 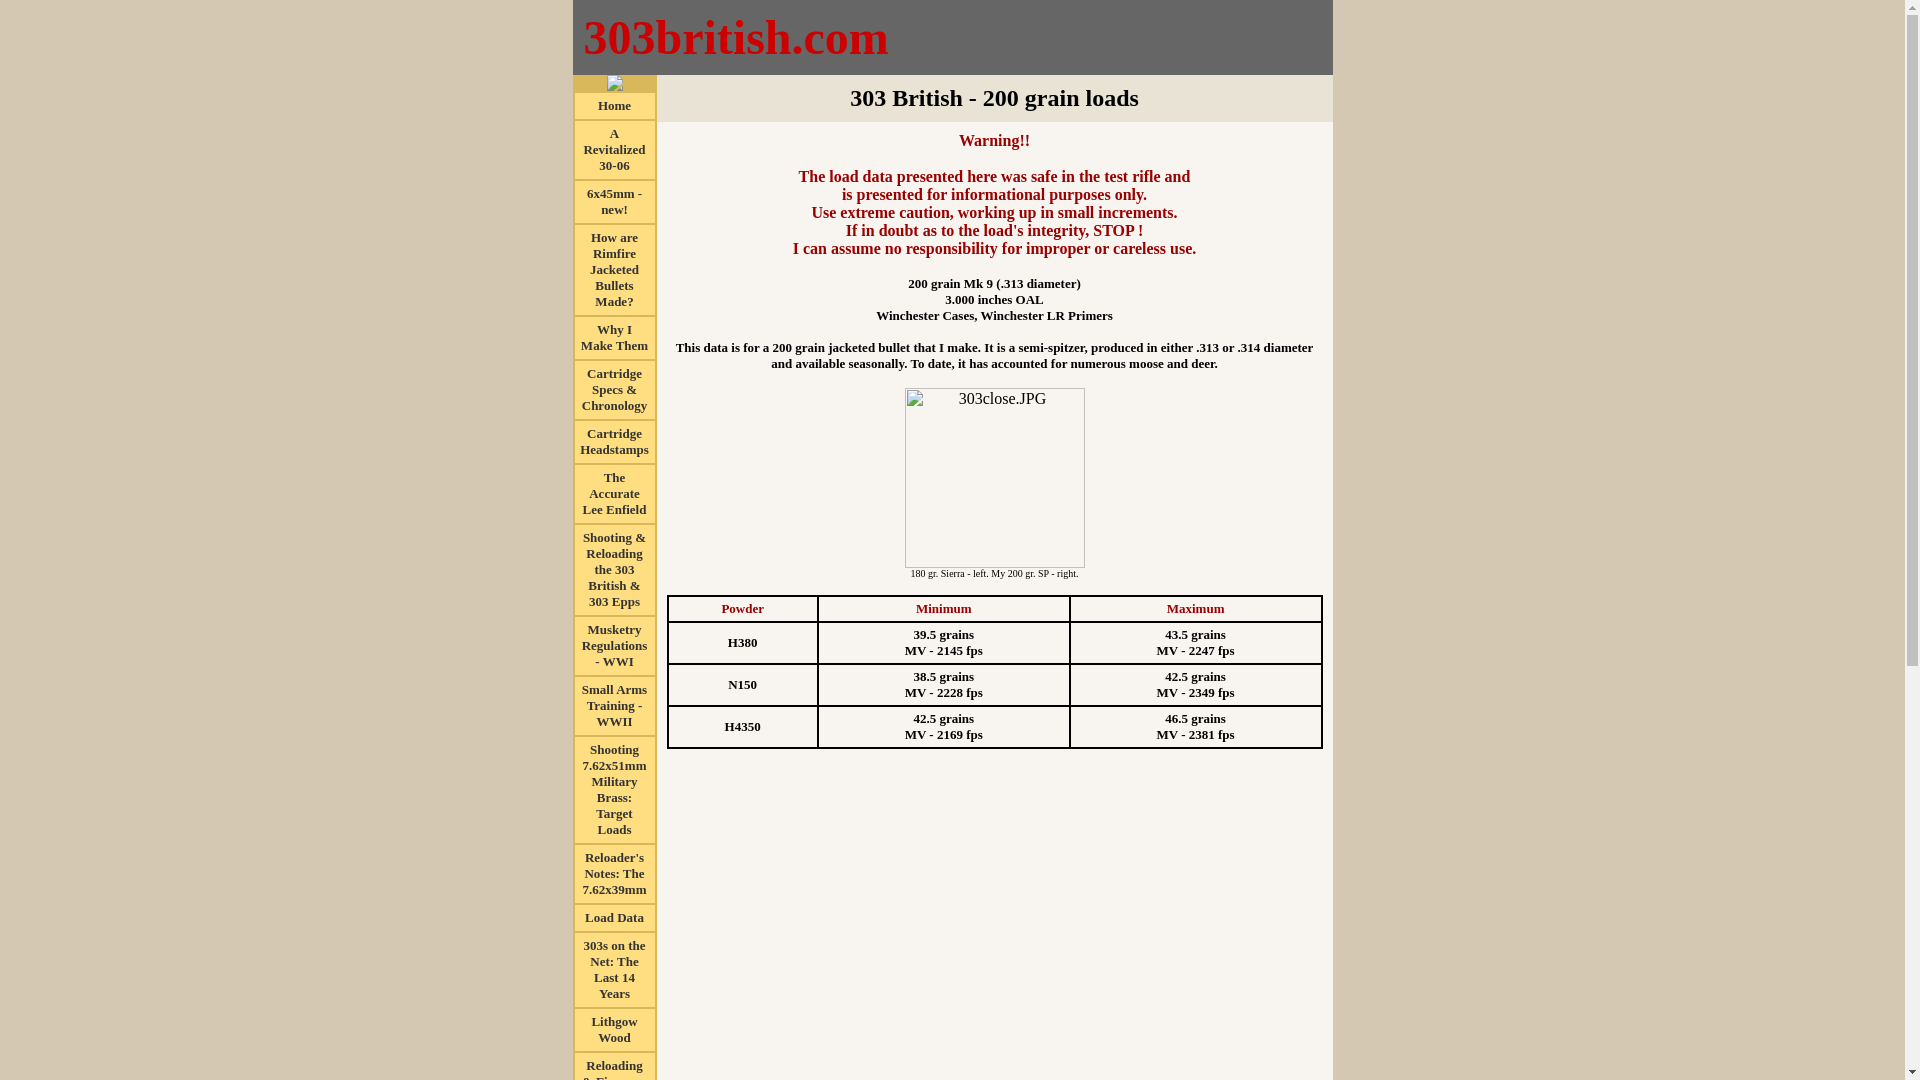 What do you see at coordinates (613, 787) in the screenshot?
I see `'Shooting 7.62x51mm Military Brass: Target Loads'` at bounding box center [613, 787].